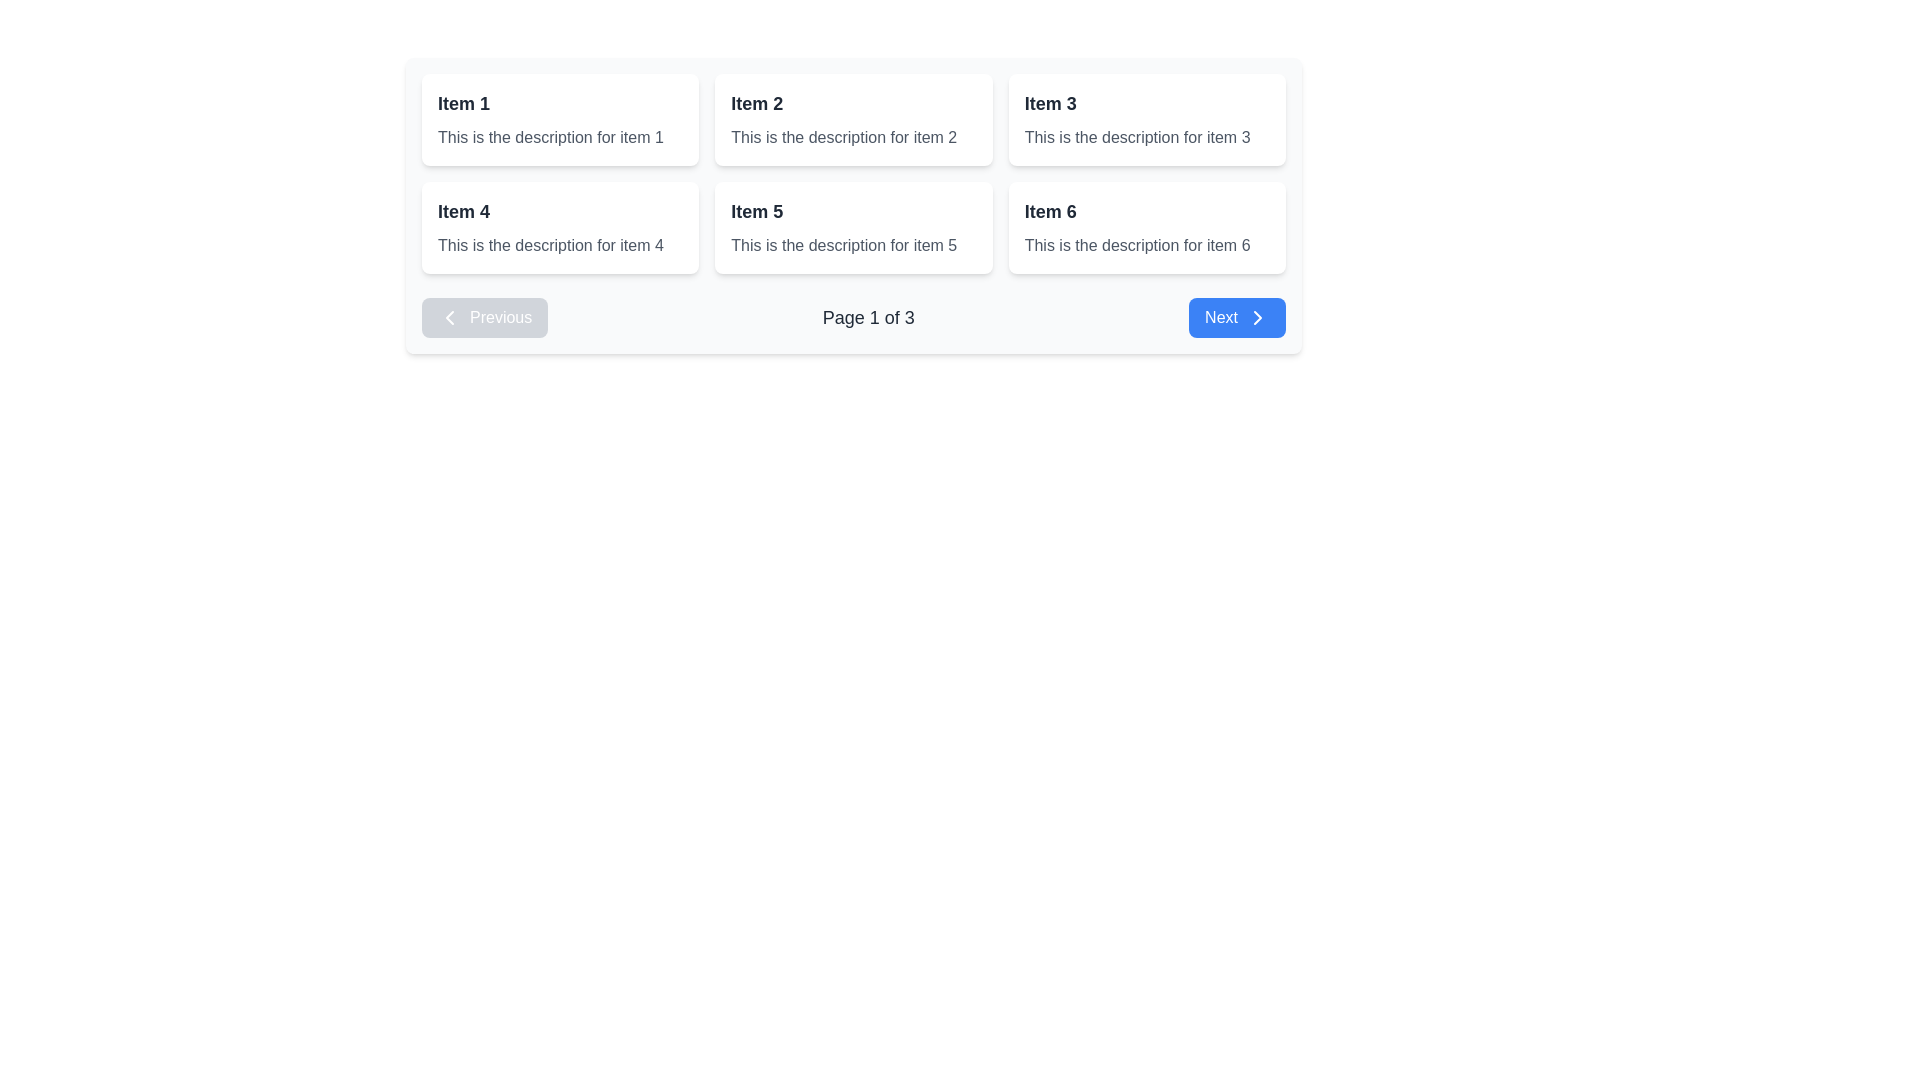  Describe the element at coordinates (550, 245) in the screenshot. I see `descriptive text block located below the heading 'Item 4' in the card labeled 'Item 4'` at that location.